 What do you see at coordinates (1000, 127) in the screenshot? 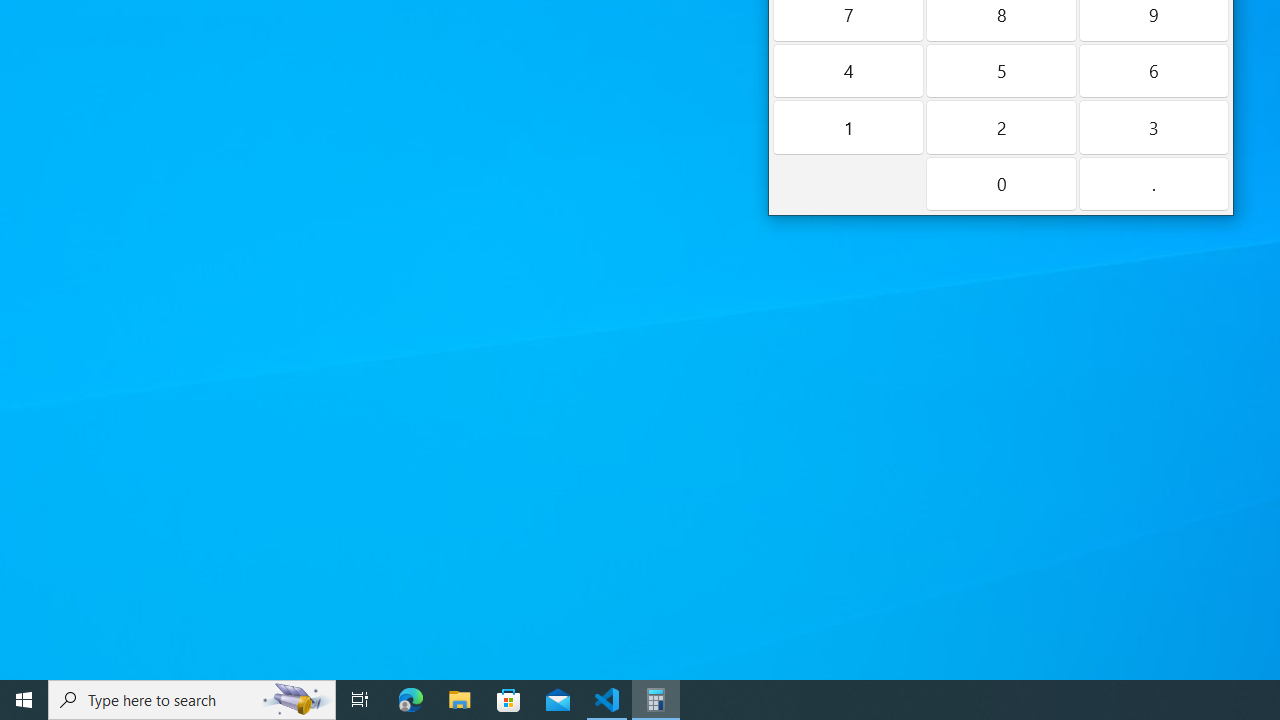
I see `'Two'` at bounding box center [1000, 127].